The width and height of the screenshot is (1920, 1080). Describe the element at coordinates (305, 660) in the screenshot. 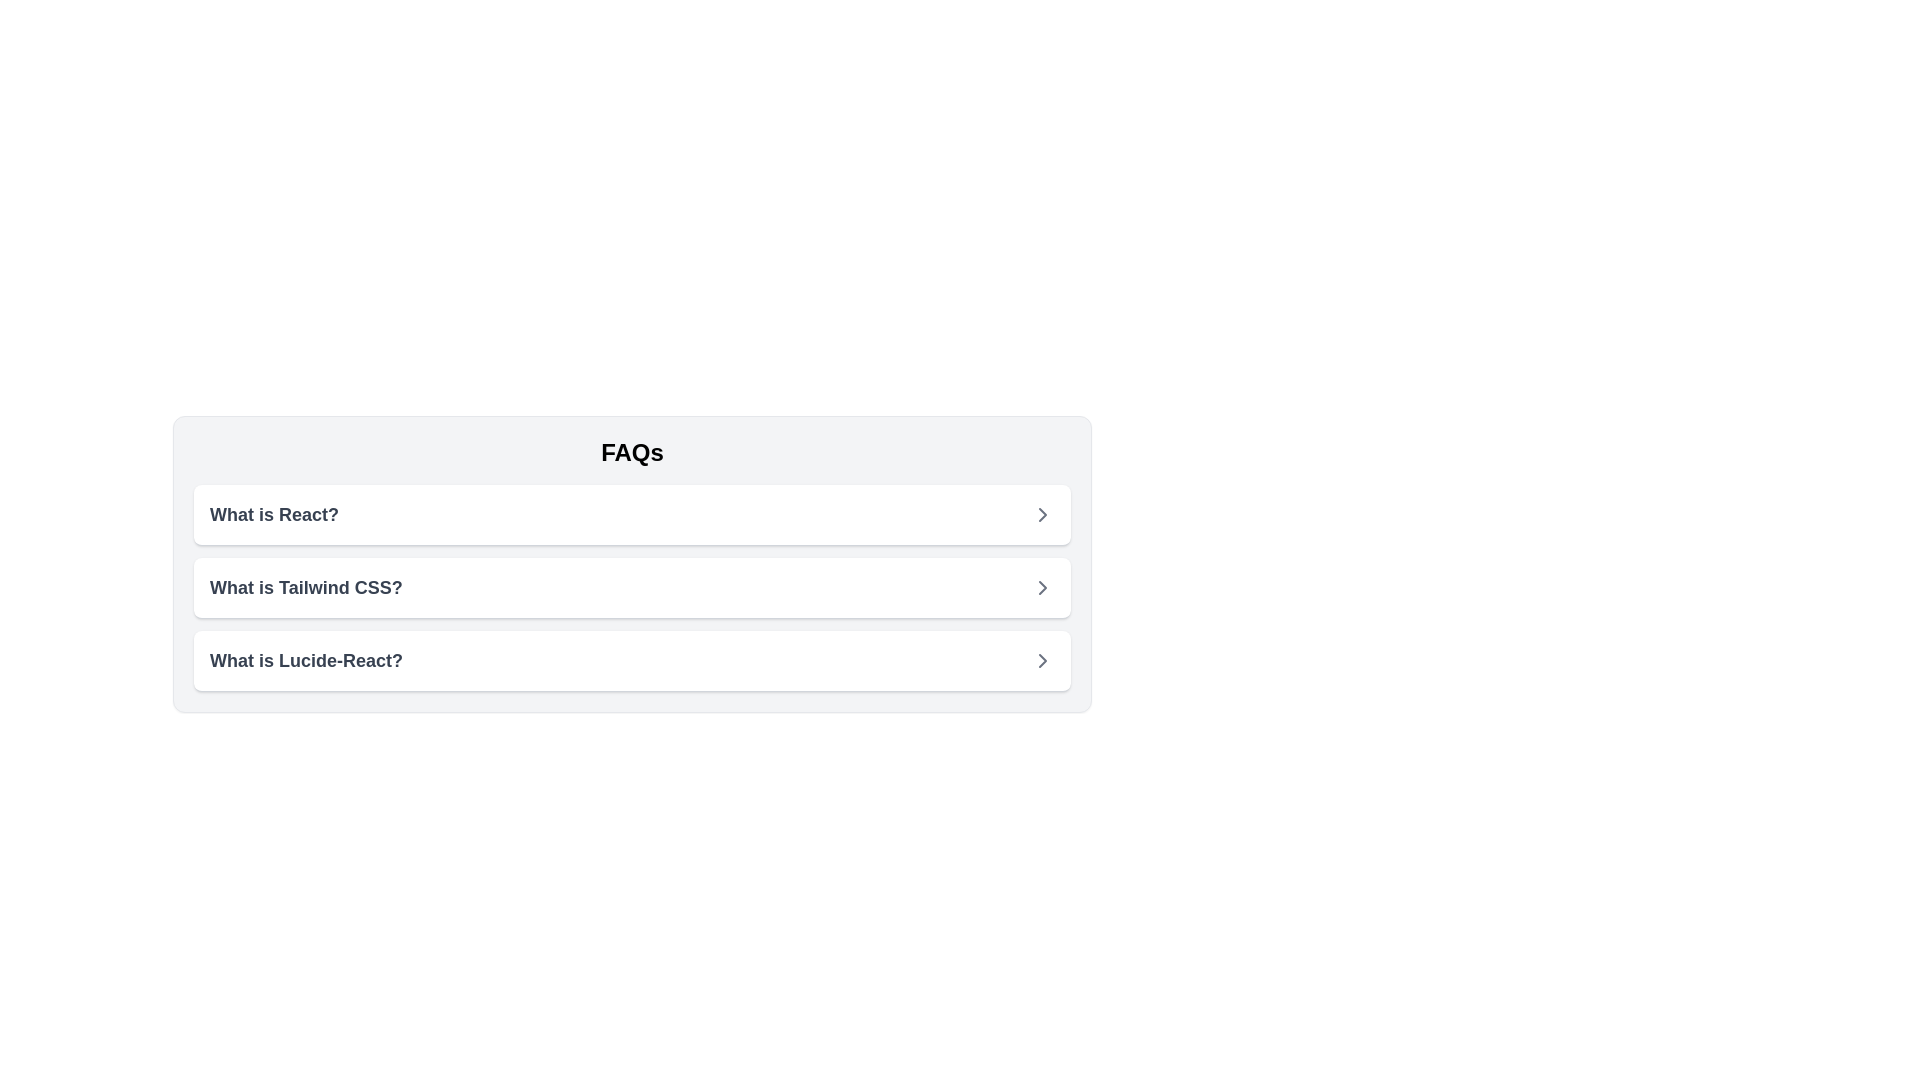

I see `the text label that reads 'What is Lucide-React?' located in the third row of the FAQ list to possibly see additional effects` at that location.